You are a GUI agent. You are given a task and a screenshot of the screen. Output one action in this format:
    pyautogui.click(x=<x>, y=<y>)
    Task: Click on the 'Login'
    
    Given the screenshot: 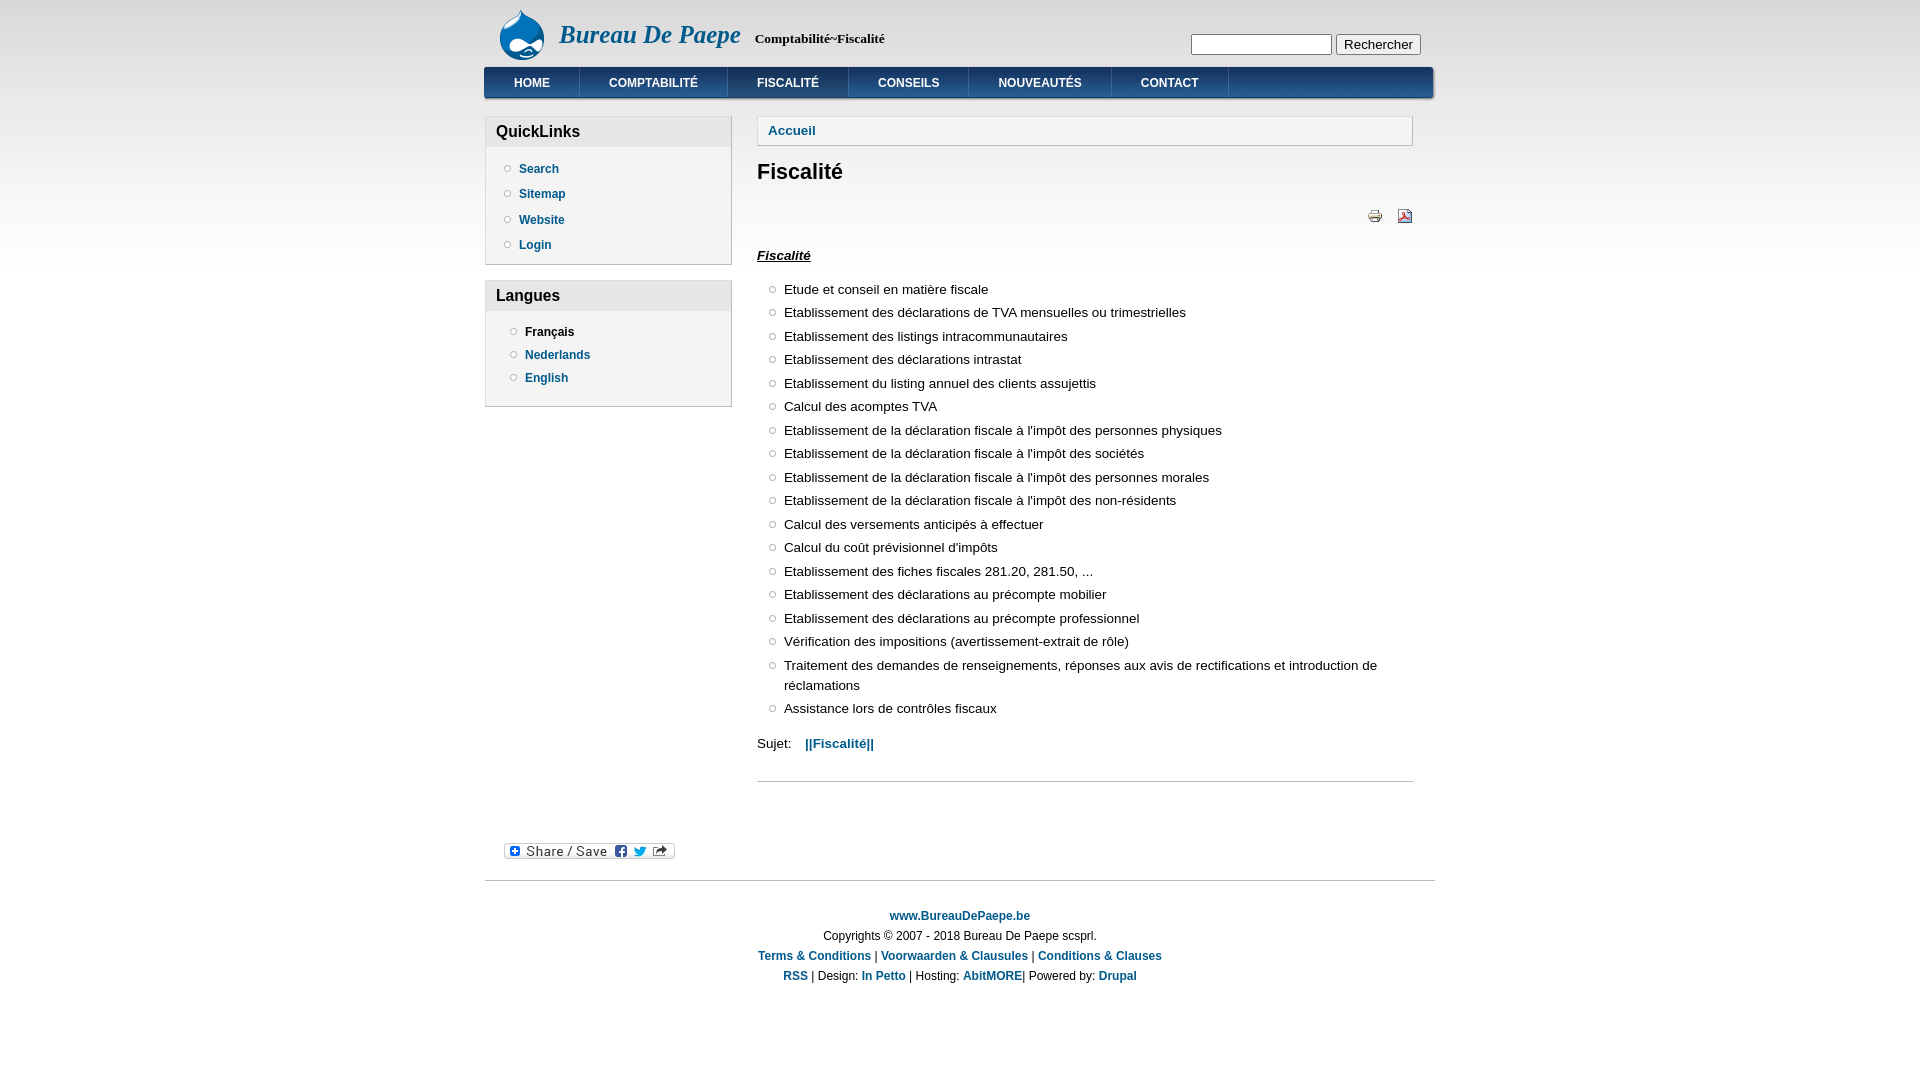 What is the action you would take?
    pyautogui.click(x=613, y=244)
    